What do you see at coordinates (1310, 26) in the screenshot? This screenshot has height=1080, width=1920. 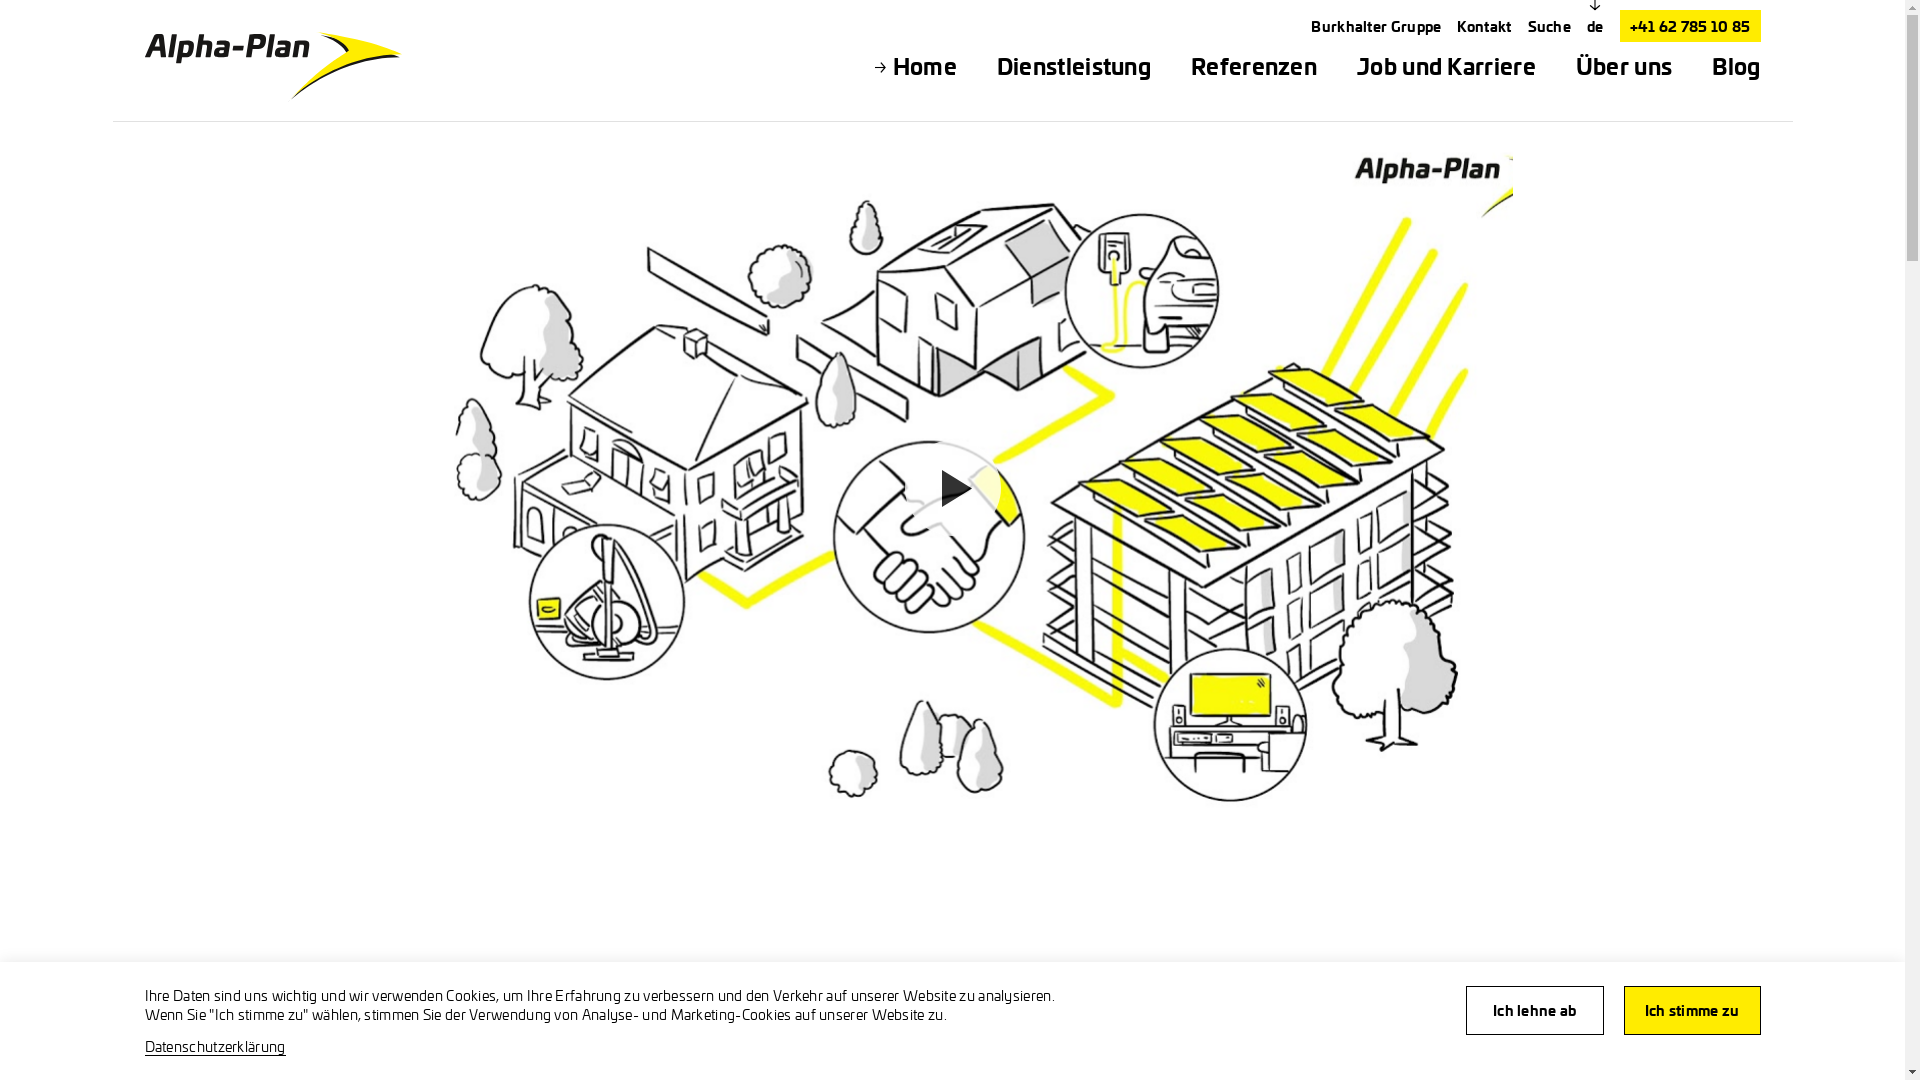 I see `'Burkhalter Gruppe'` at bounding box center [1310, 26].